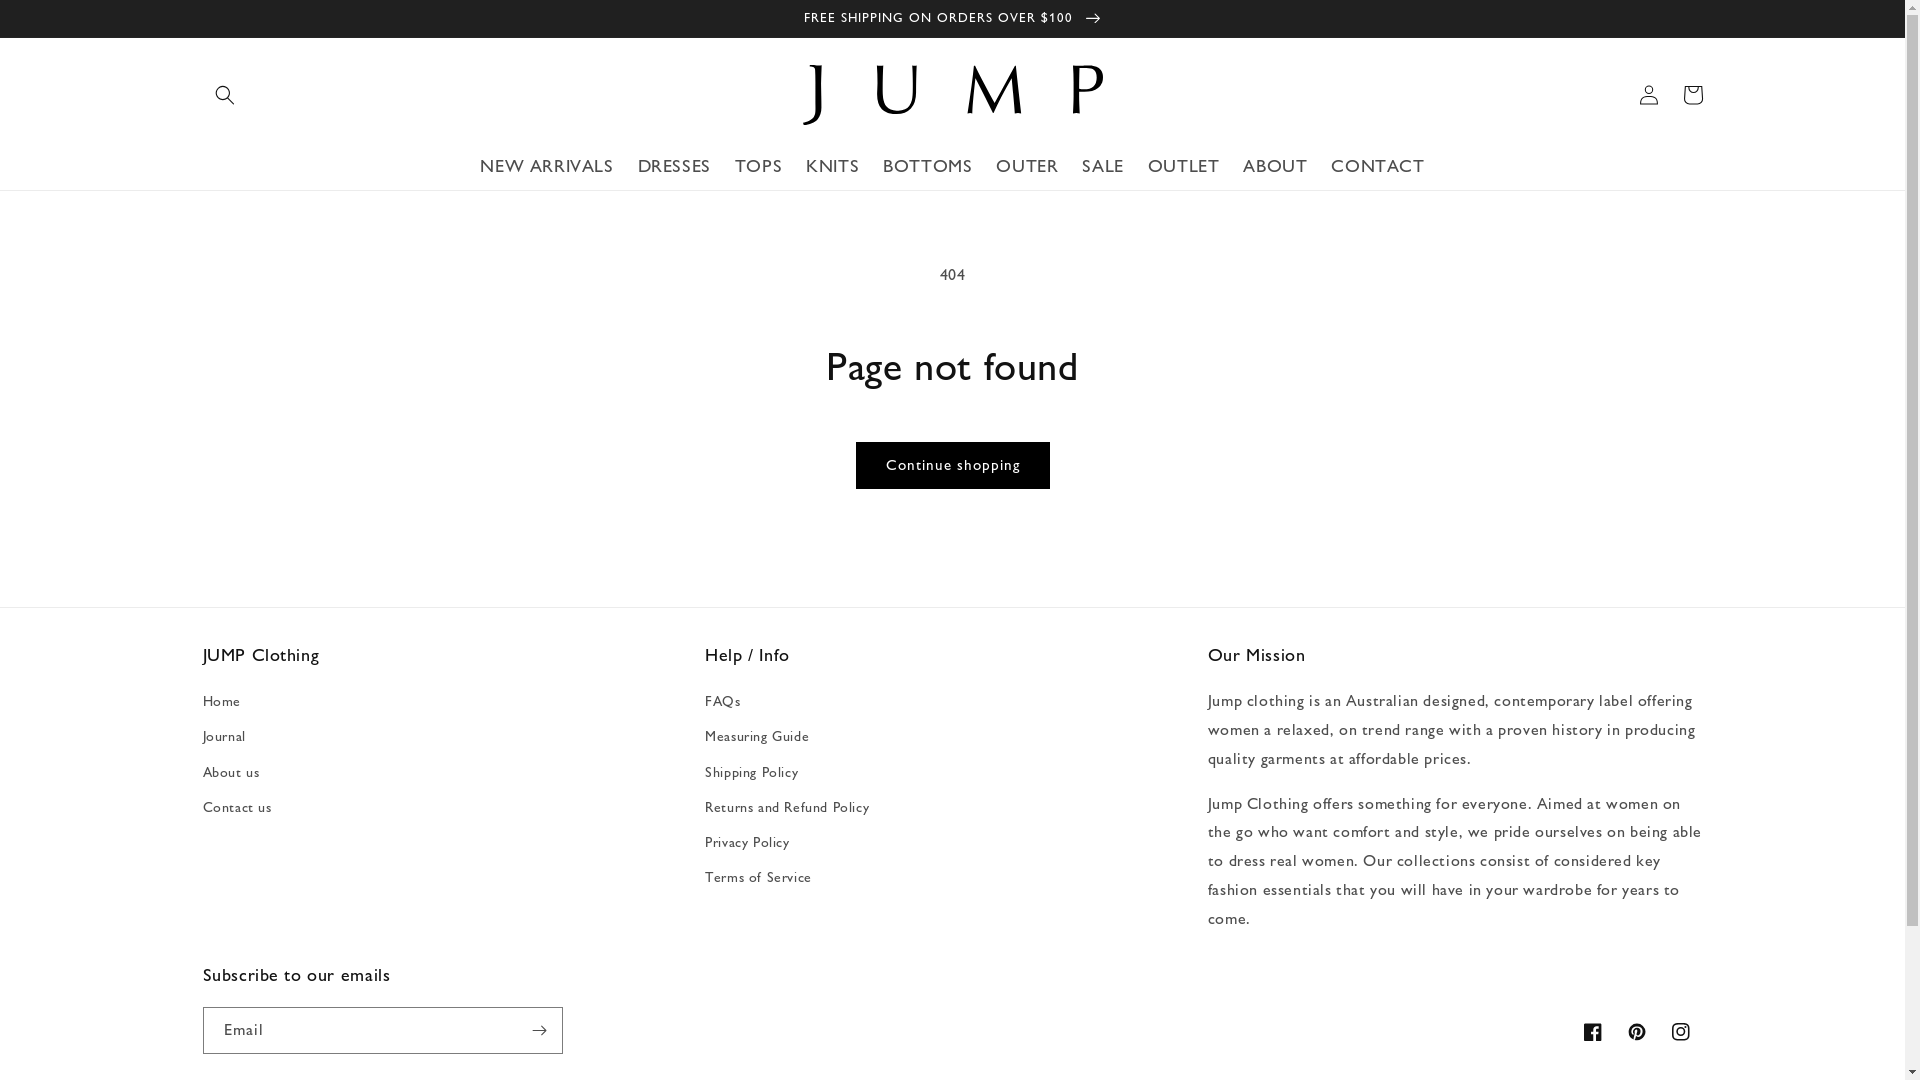 The height and width of the screenshot is (1080, 1920). What do you see at coordinates (750, 771) in the screenshot?
I see `'Shipping Policy'` at bounding box center [750, 771].